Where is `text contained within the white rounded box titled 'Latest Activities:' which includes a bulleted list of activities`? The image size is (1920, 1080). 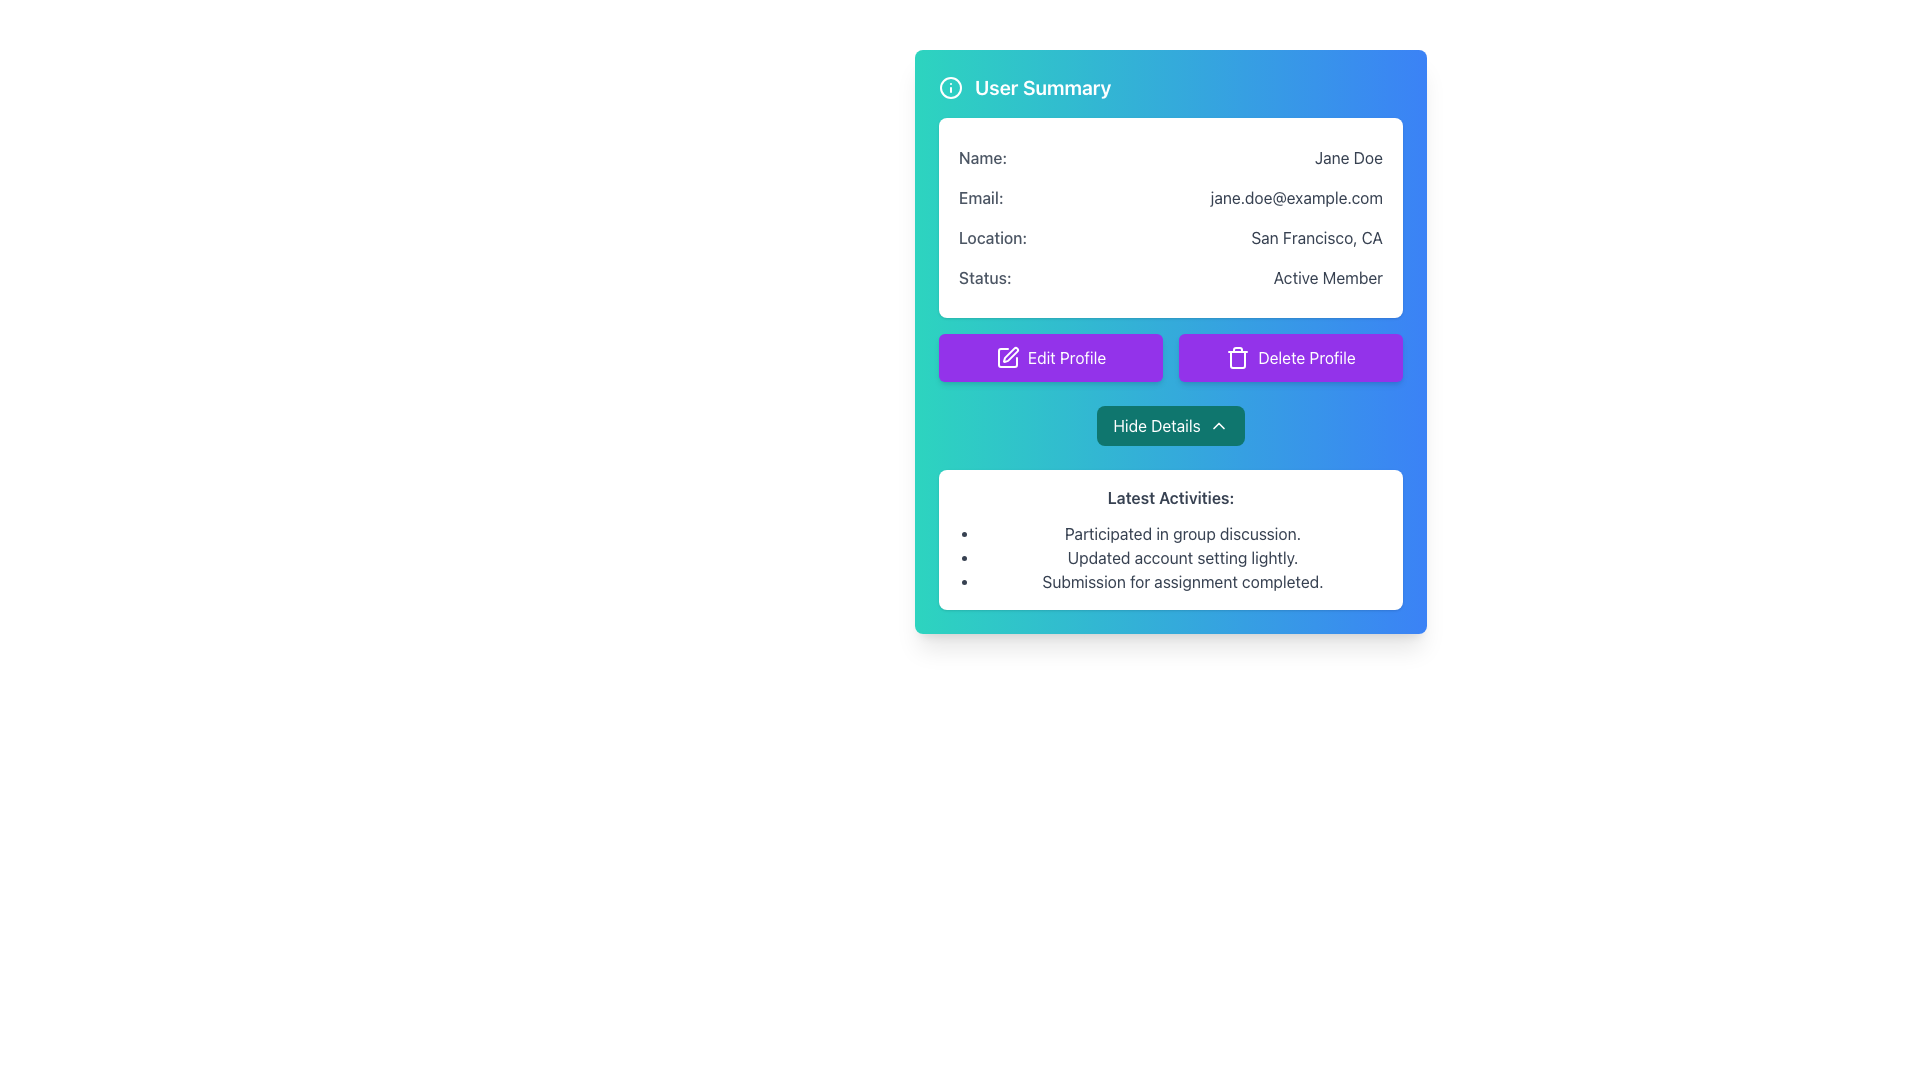
text contained within the white rounded box titled 'Latest Activities:' which includes a bulleted list of activities is located at coordinates (1171, 540).